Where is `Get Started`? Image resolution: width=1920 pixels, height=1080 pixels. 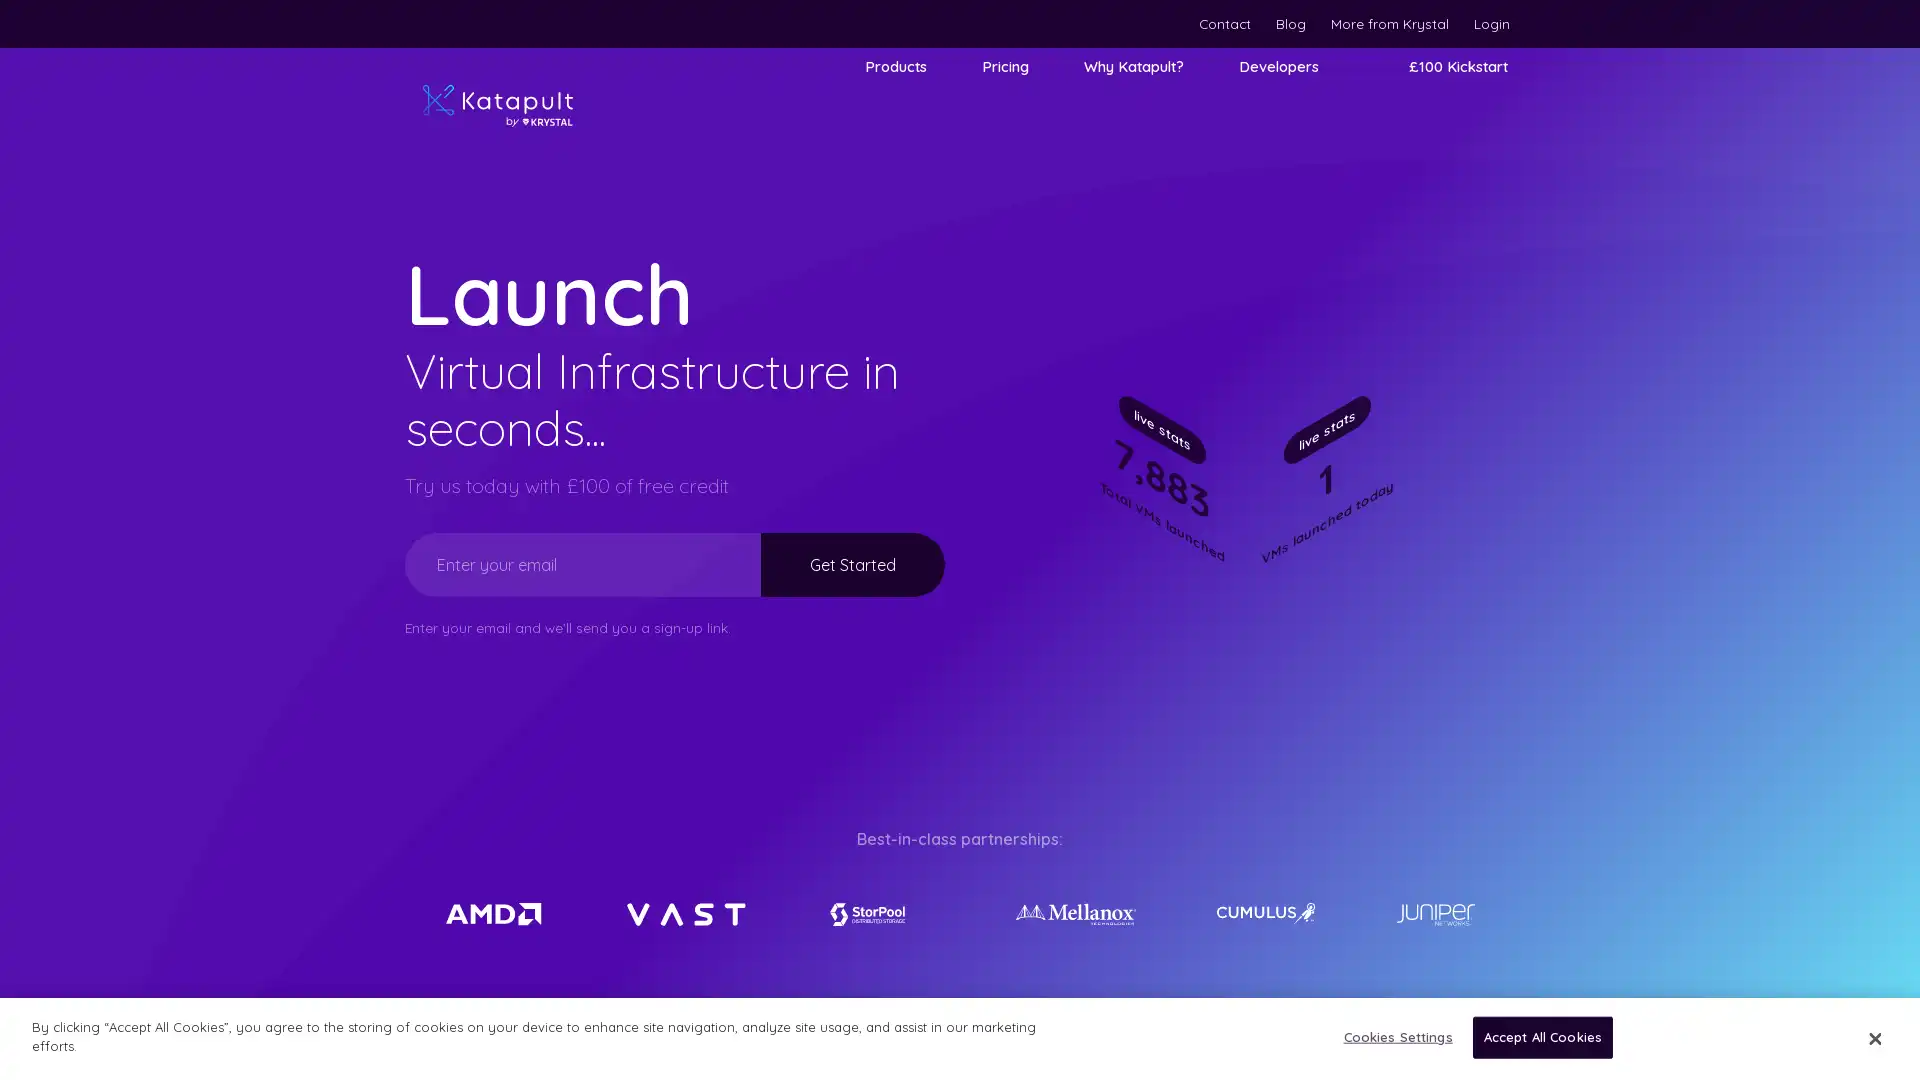
Get Started is located at coordinates (853, 563).